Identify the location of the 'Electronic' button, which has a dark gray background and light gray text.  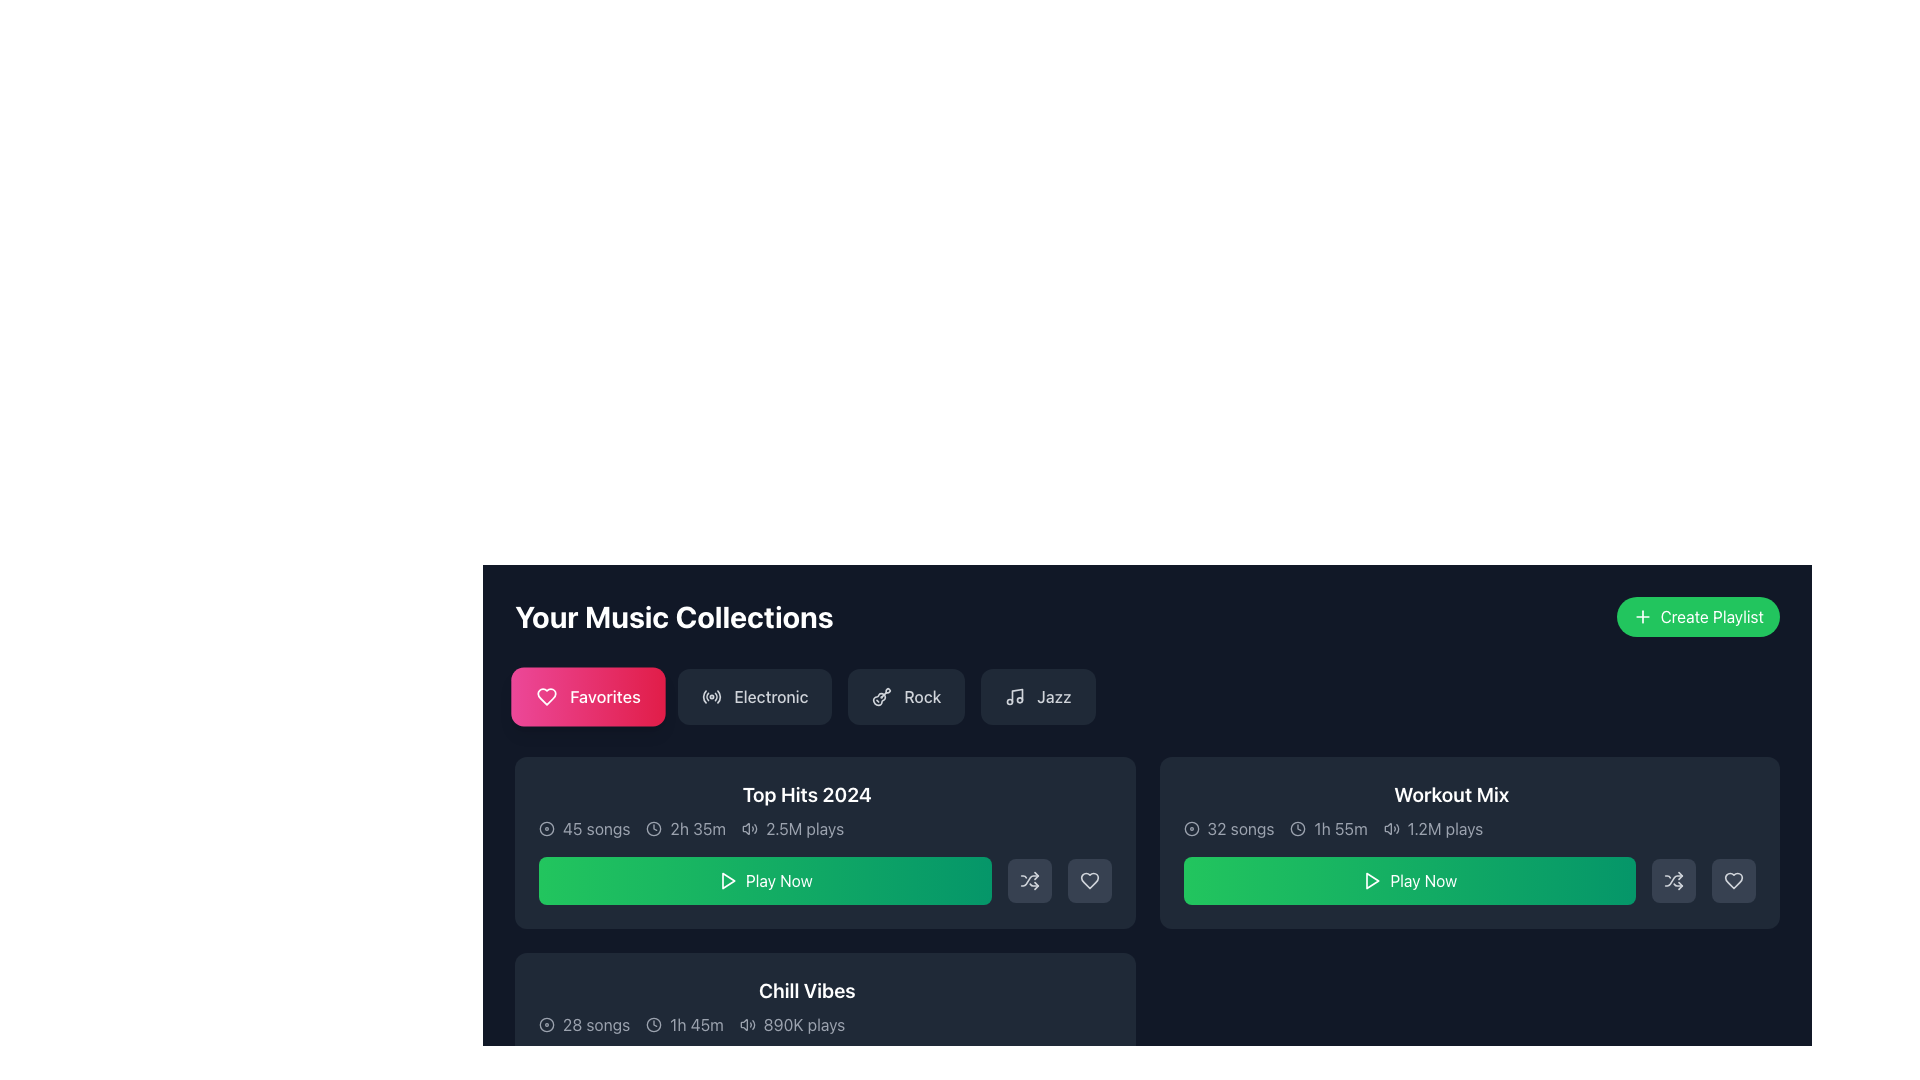
(753, 696).